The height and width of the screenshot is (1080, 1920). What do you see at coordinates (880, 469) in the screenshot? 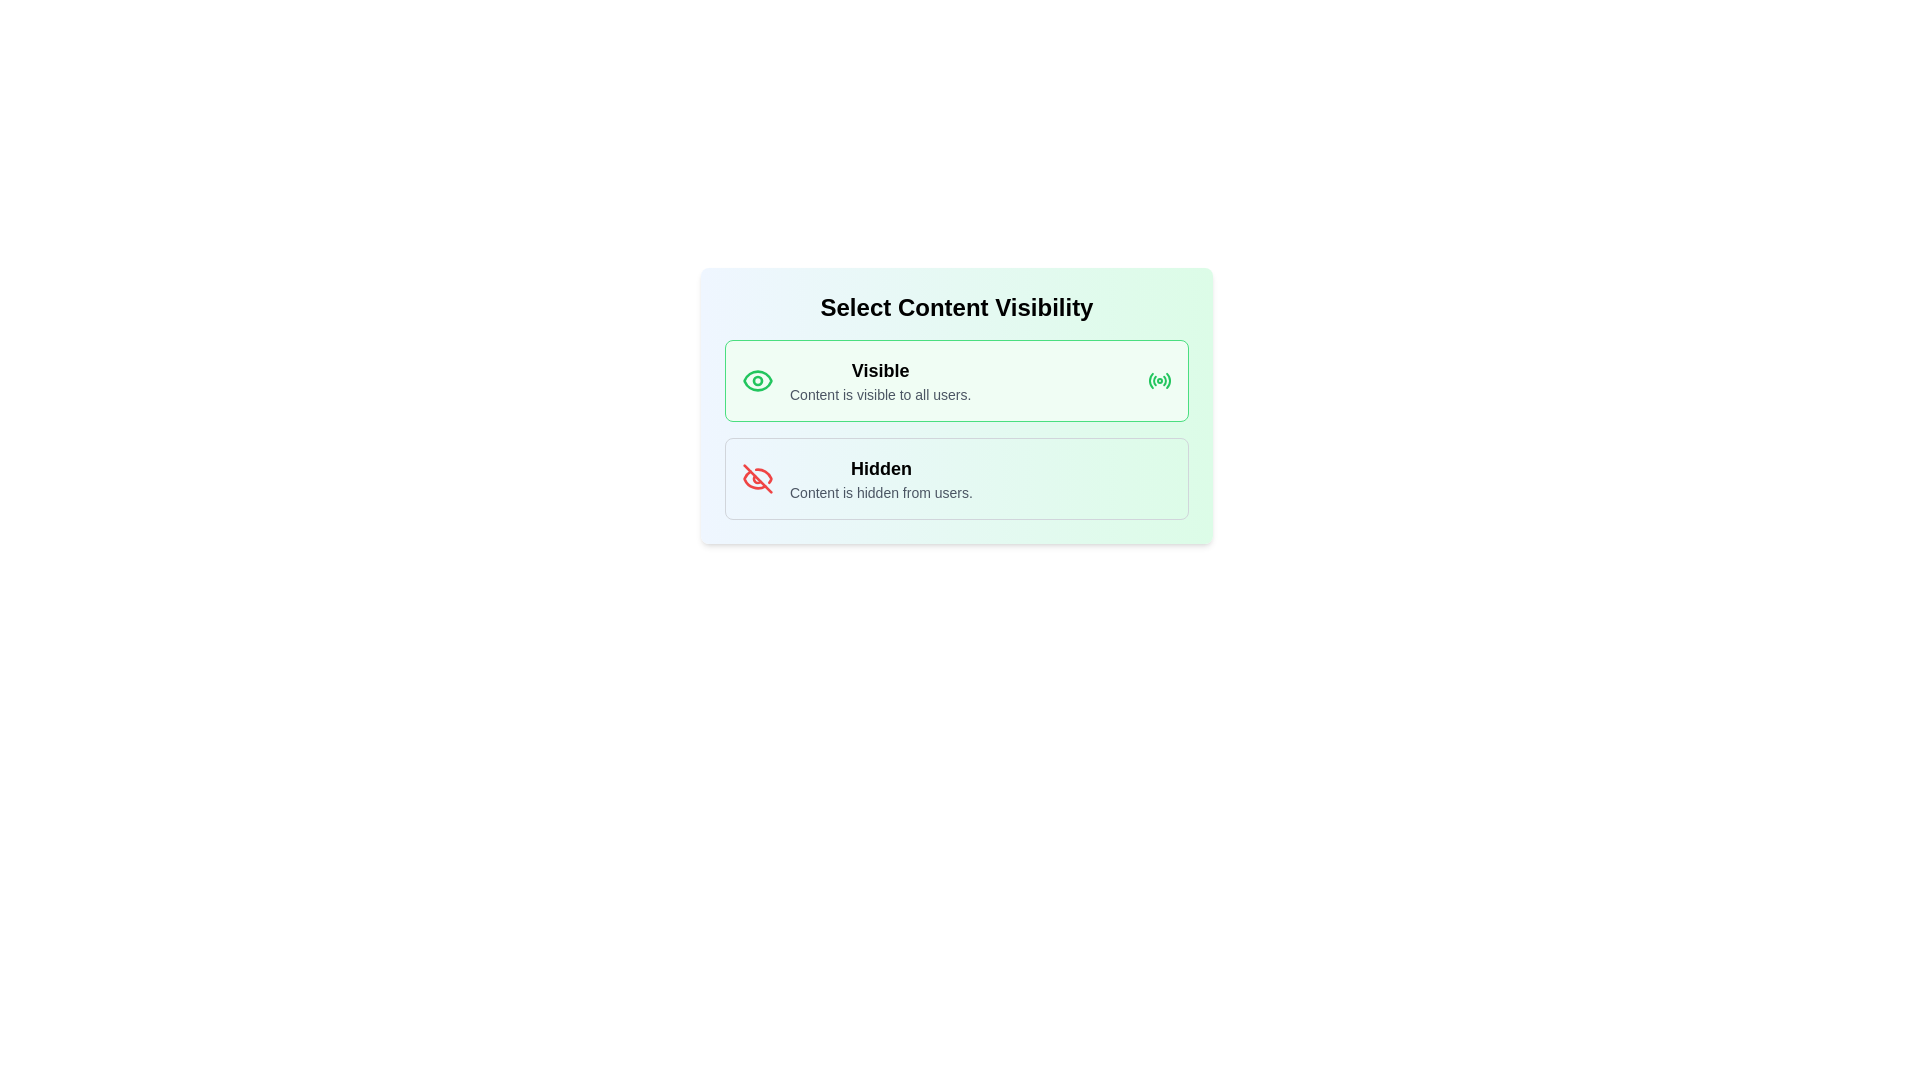
I see `the Text label indicating the 'Hidden' option in the visibility selection interface, located beneath the 'Visible' option` at bounding box center [880, 469].